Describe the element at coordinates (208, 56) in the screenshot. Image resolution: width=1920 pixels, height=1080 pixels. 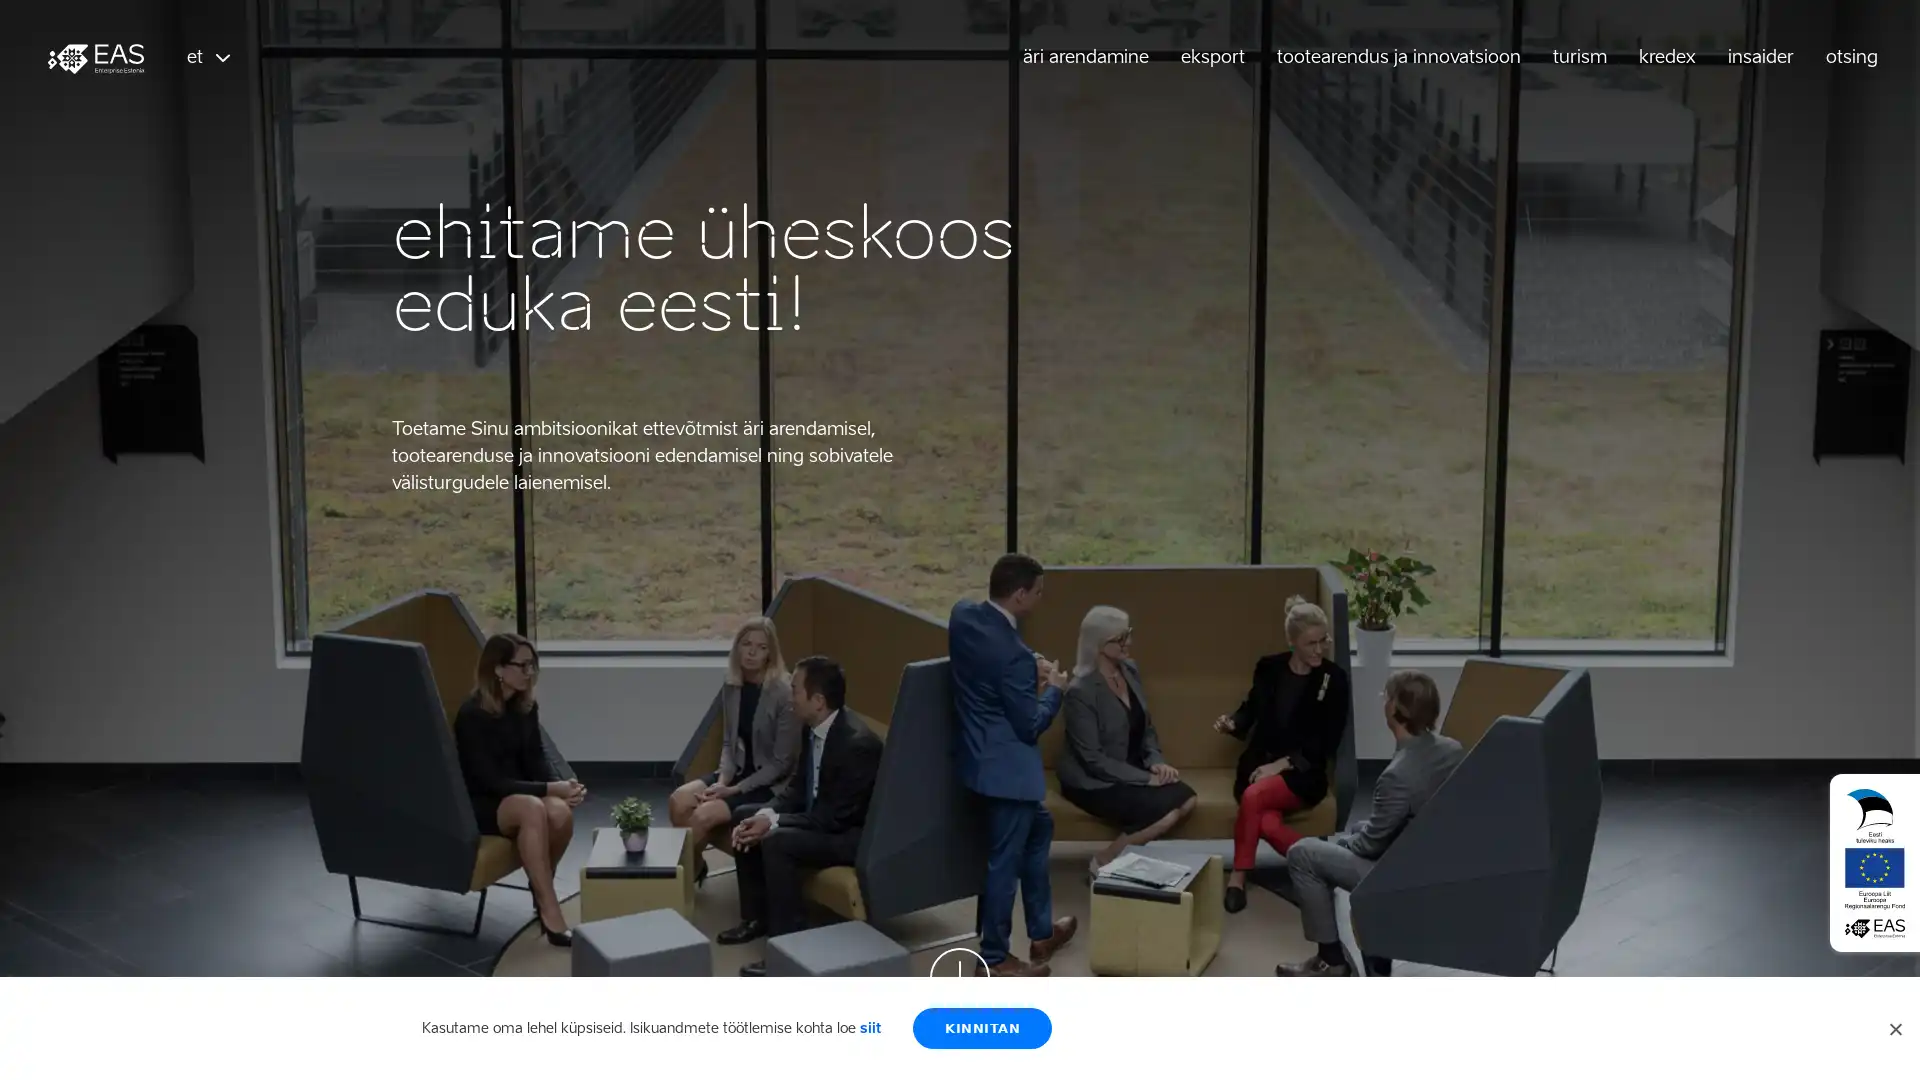
I see `et` at that location.